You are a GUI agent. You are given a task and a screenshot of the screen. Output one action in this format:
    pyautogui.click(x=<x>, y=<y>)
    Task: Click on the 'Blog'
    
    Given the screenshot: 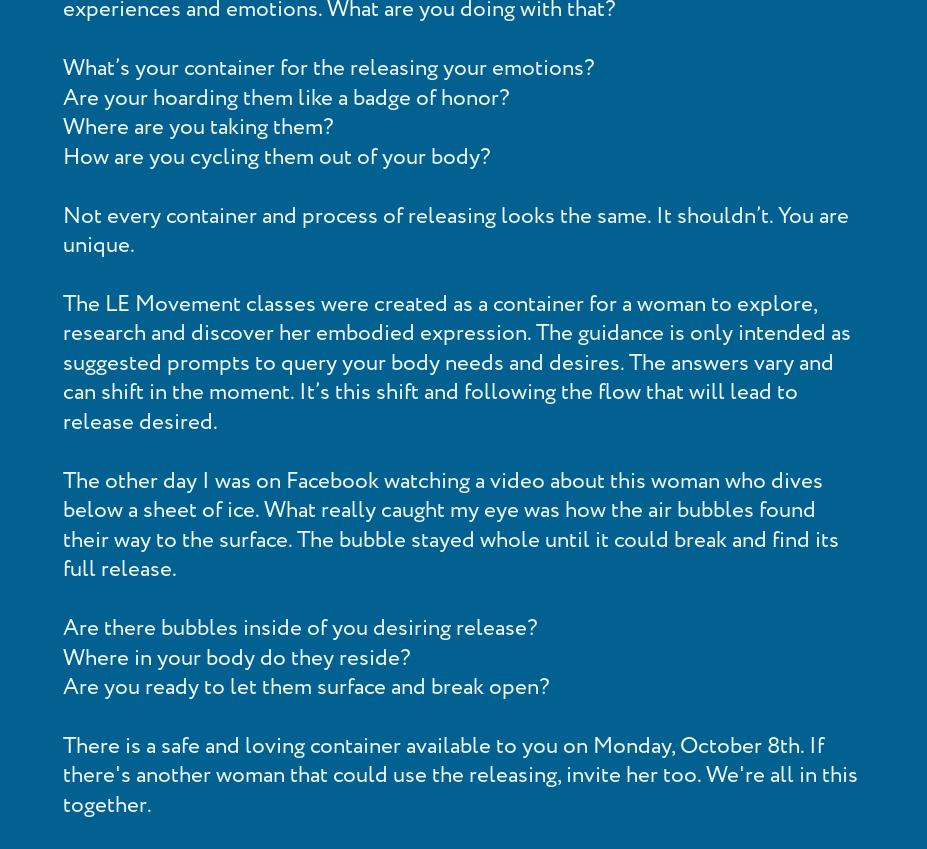 What is the action you would take?
    pyautogui.click(x=127, y=290)
    